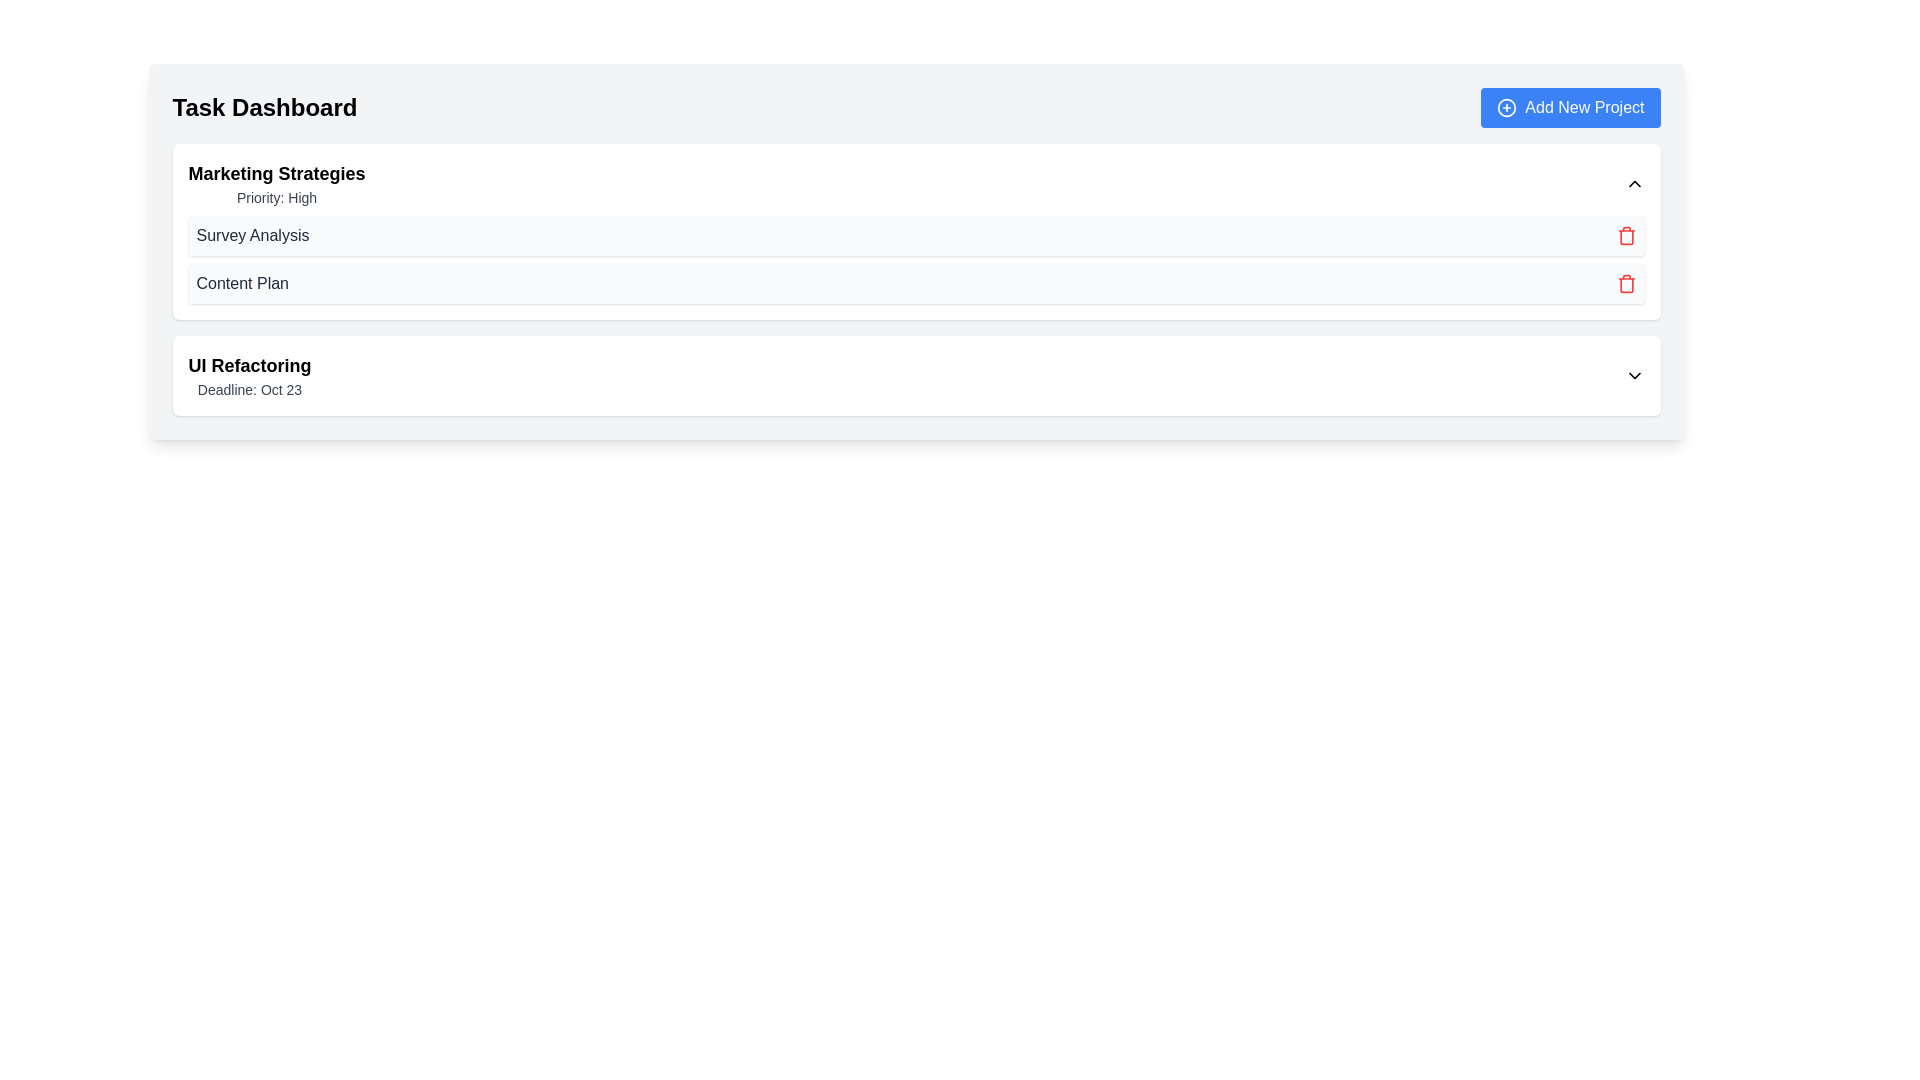  Describe the element at coordinates (276, 184) in the screenshot. I see `the static text element labeled 'Marketing Strategies' with the subtext 'Priority: High' near the top left area of the dashboard` at that location.